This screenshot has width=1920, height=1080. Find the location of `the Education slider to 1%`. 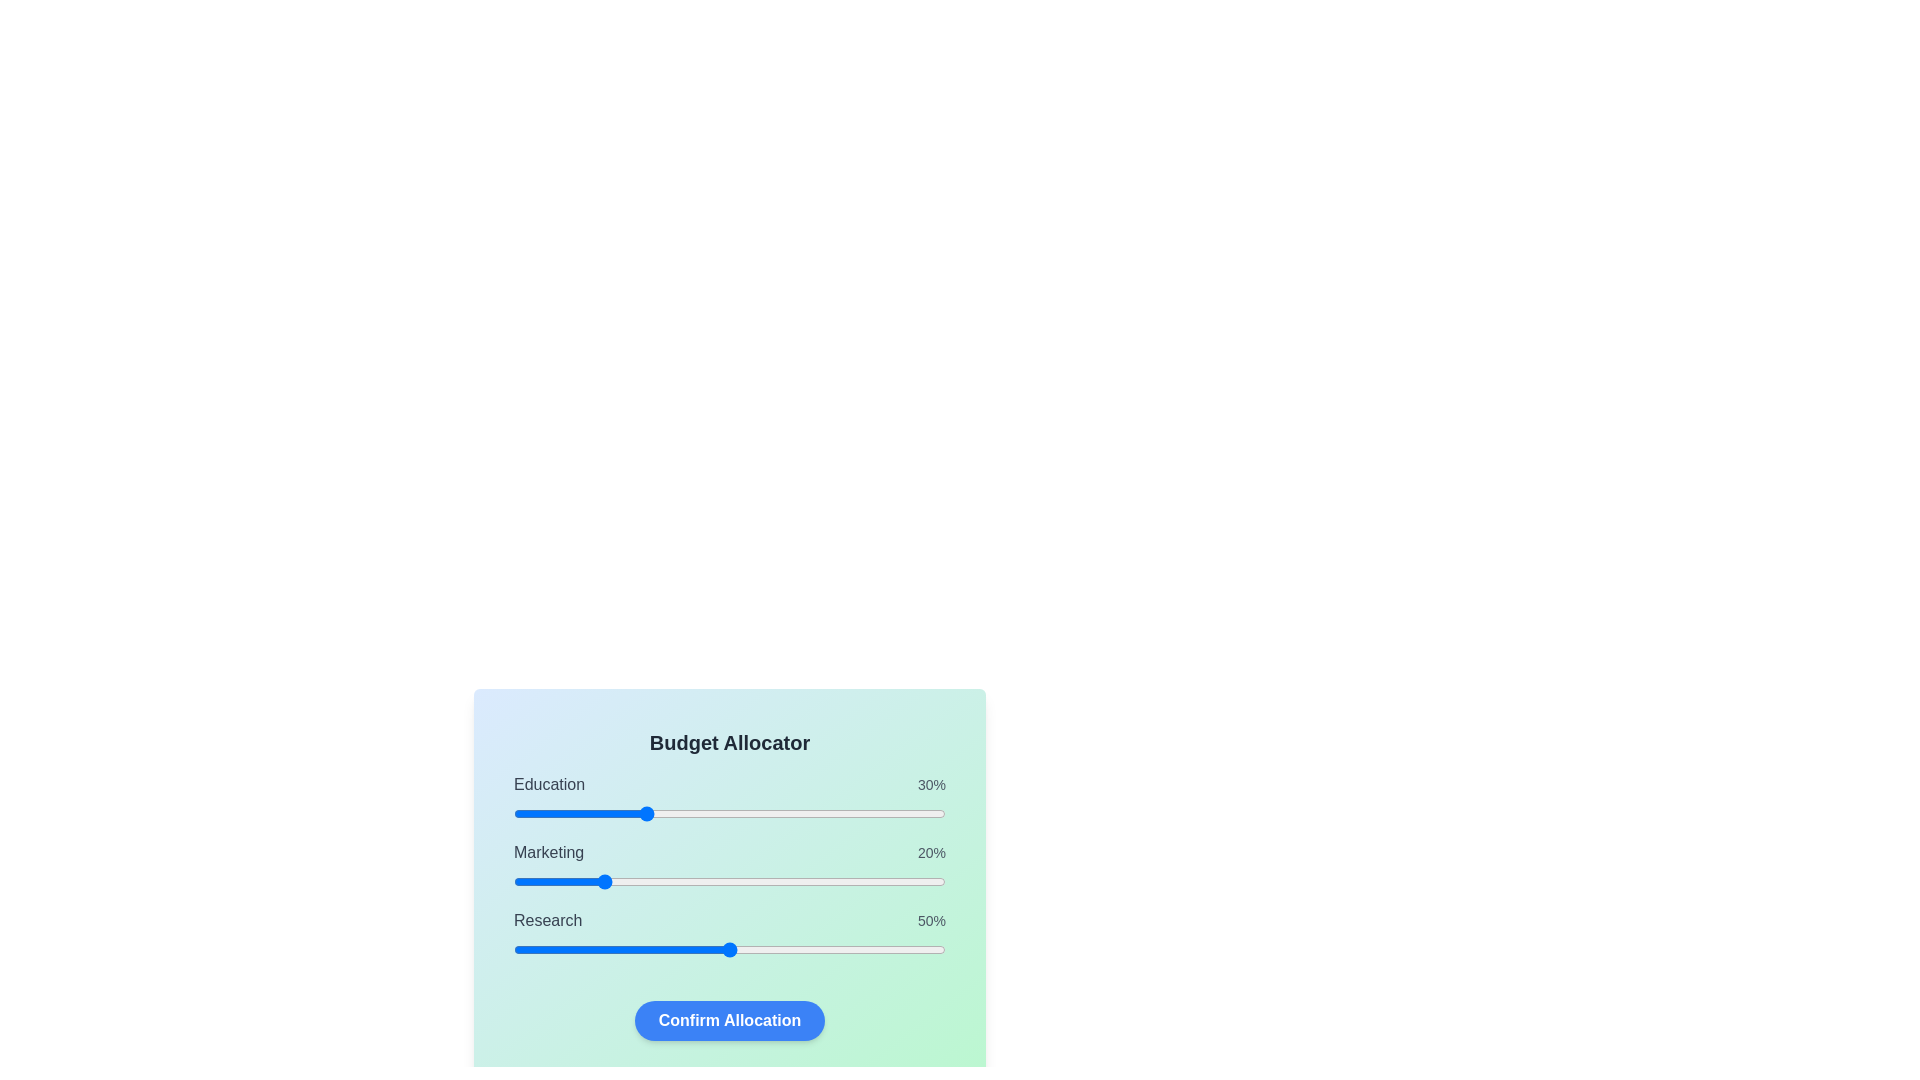

the Education slider to 1% is located at coordinates (518, 813).